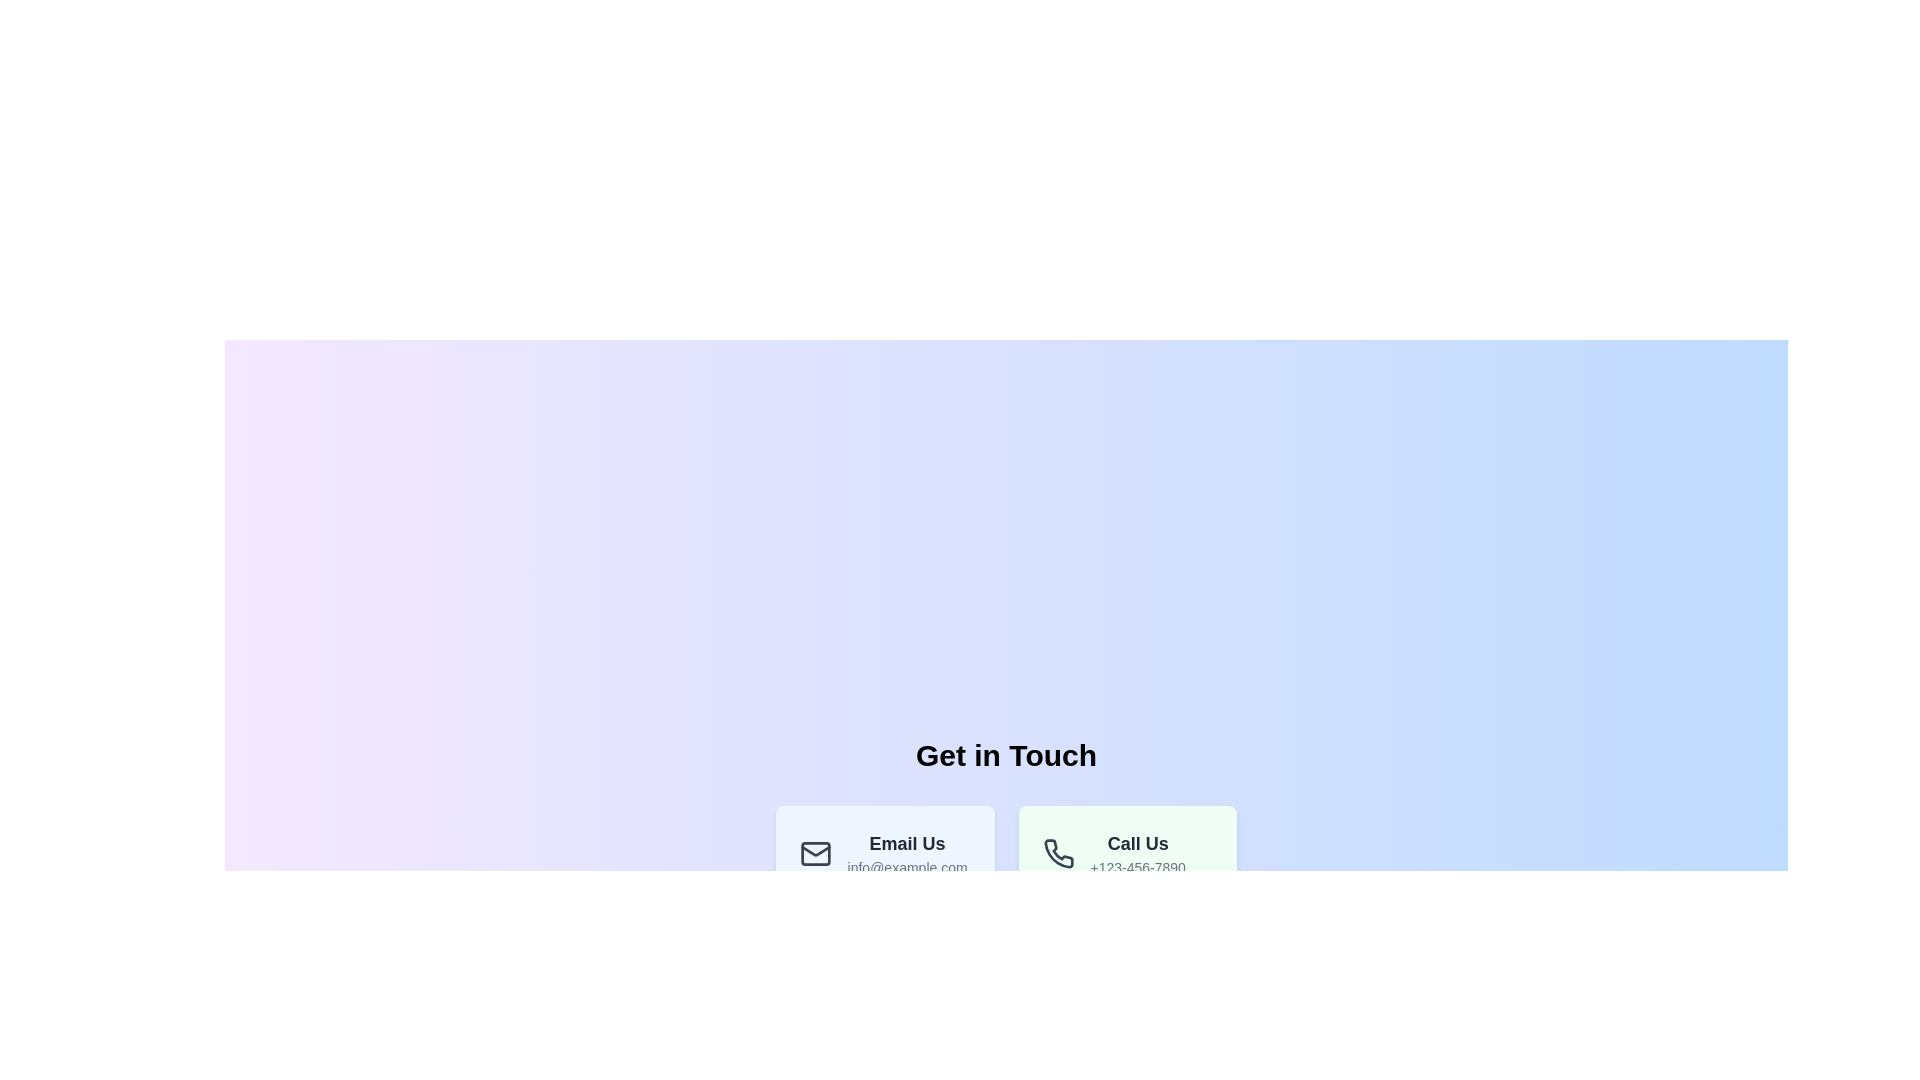  Describe the element at coordinates (906, 866) in the screenshot. I see `the text element 'info@example.com' located under the heading 'Email Us'` at that location.